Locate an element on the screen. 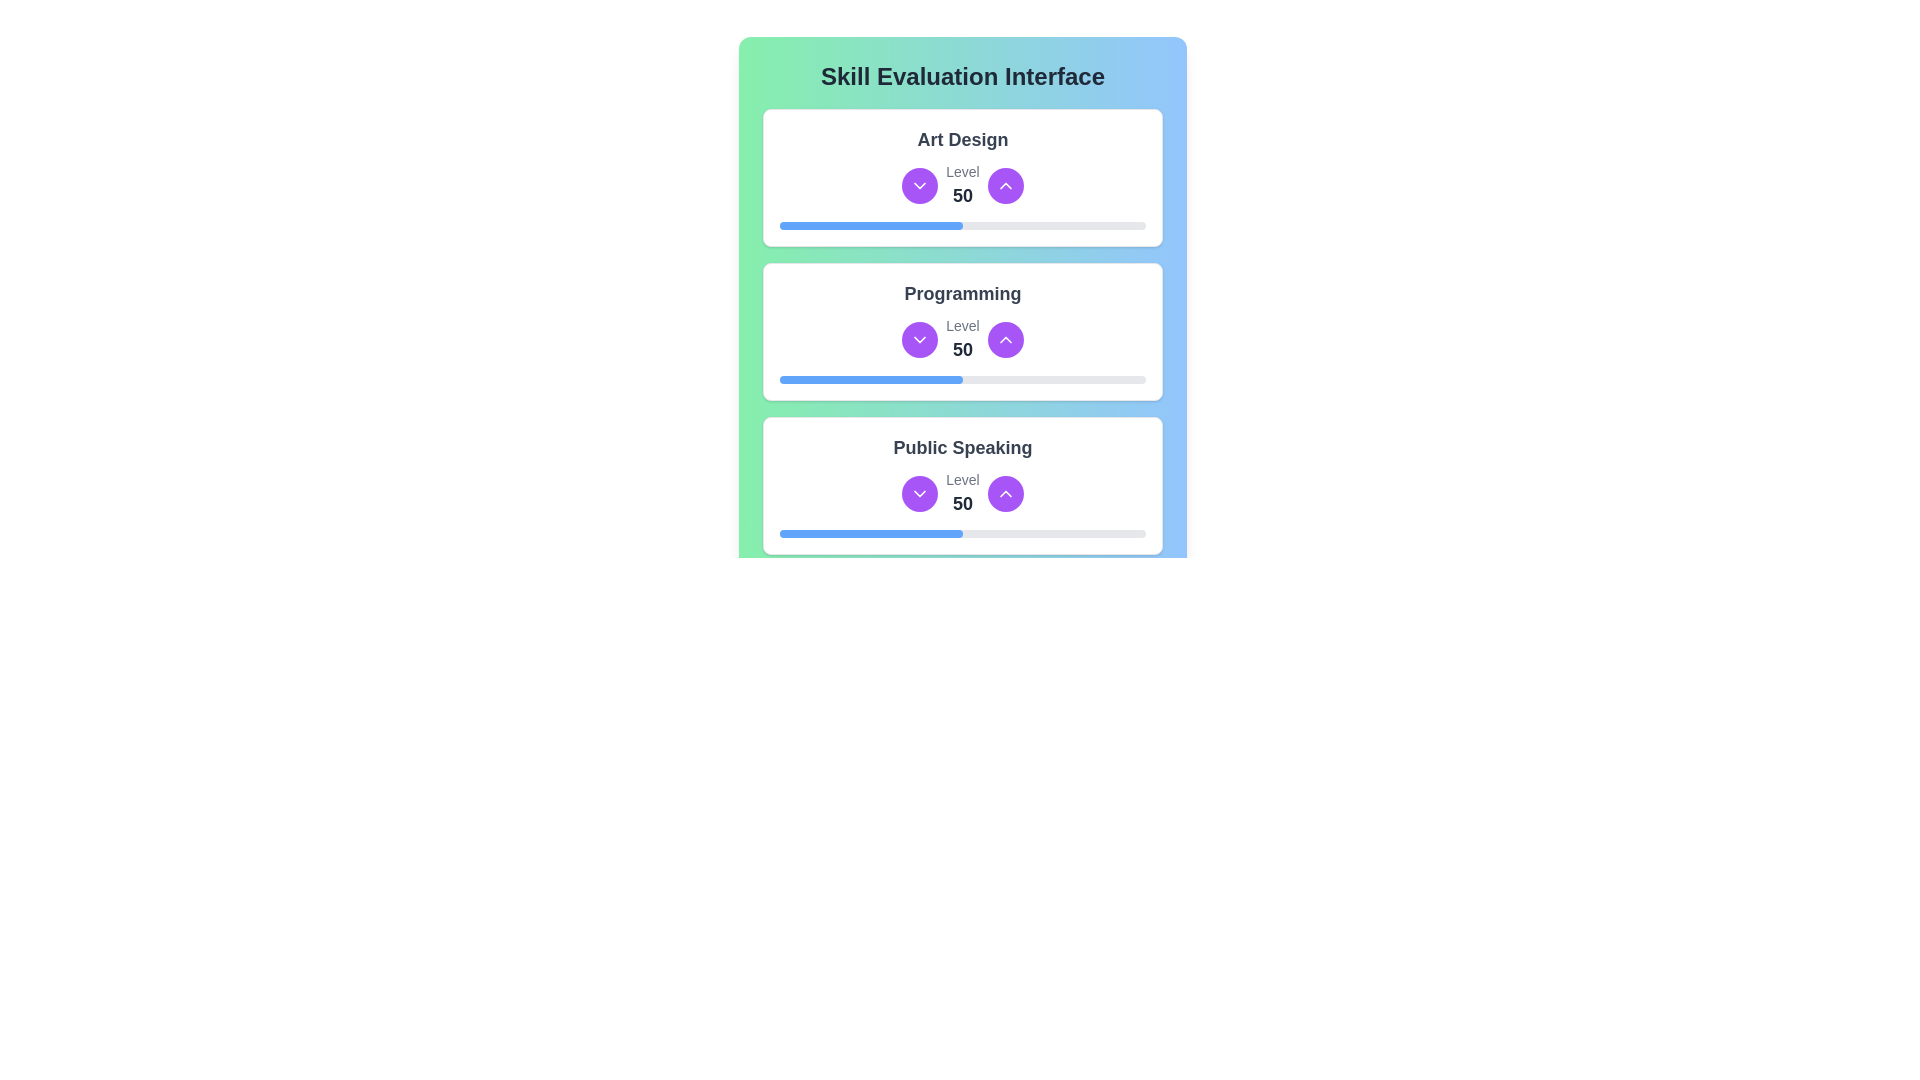  the text label that displays the title or name of the skill associated with the first card in the vertical series of cards in the 'Skill Evaluation Interface' is located at coordinates (963, 138).